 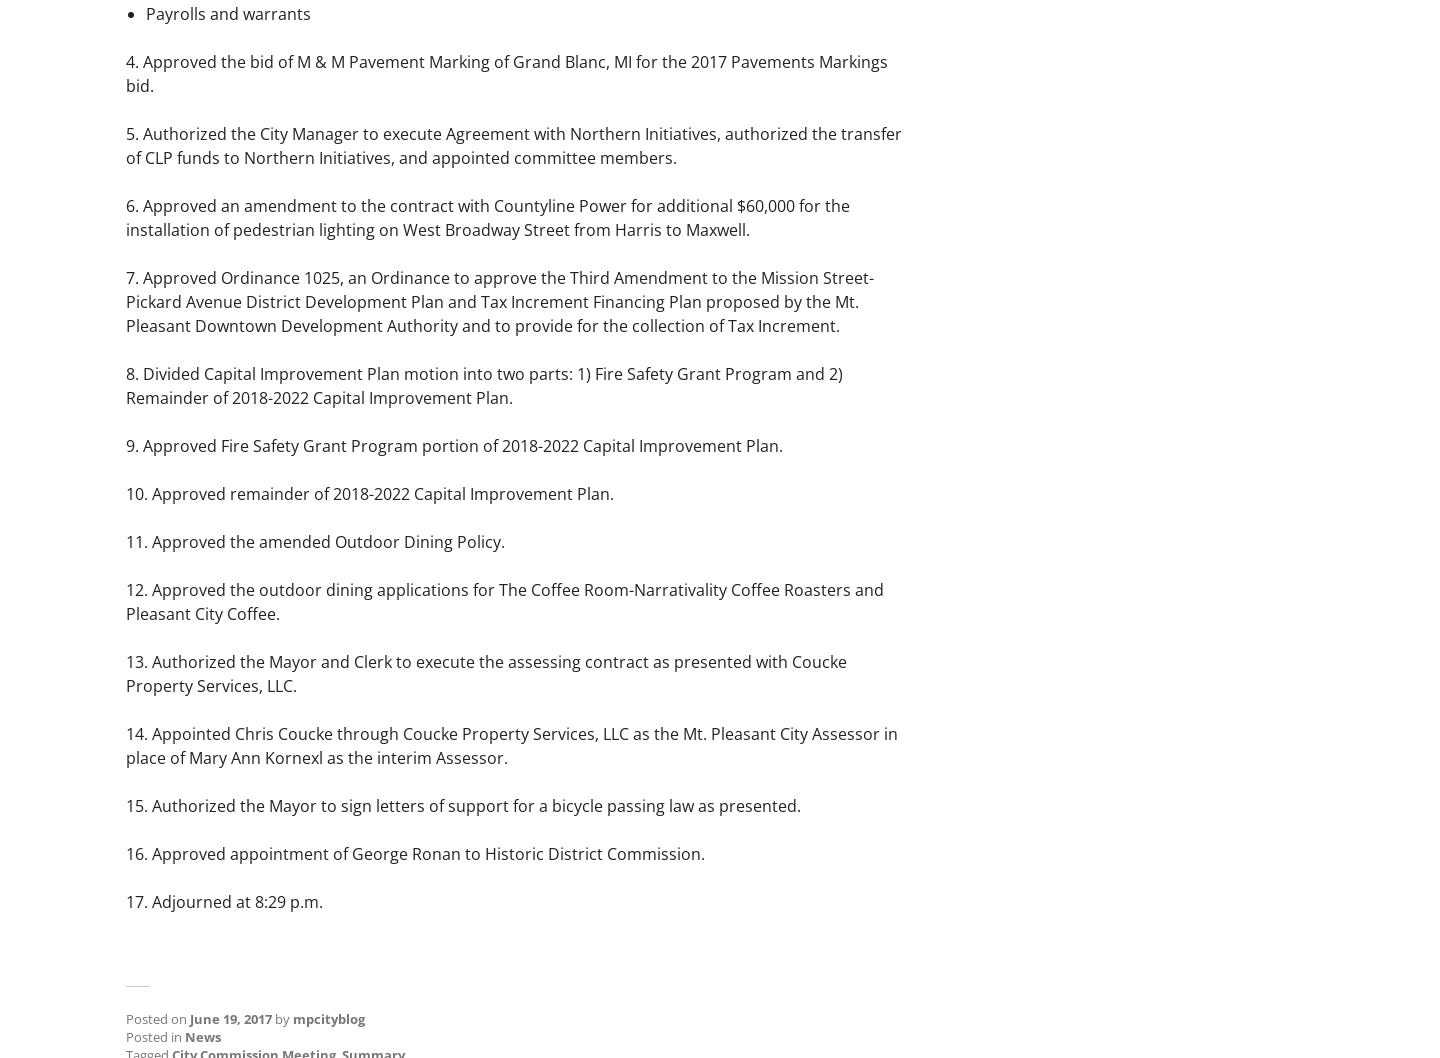 What do you see at coordinates (124, 492) in the screenshot?
I see `'10. Approved remainder of 2018-2022 Capital Improvement Plan.'` at bounding box center [124, 492].